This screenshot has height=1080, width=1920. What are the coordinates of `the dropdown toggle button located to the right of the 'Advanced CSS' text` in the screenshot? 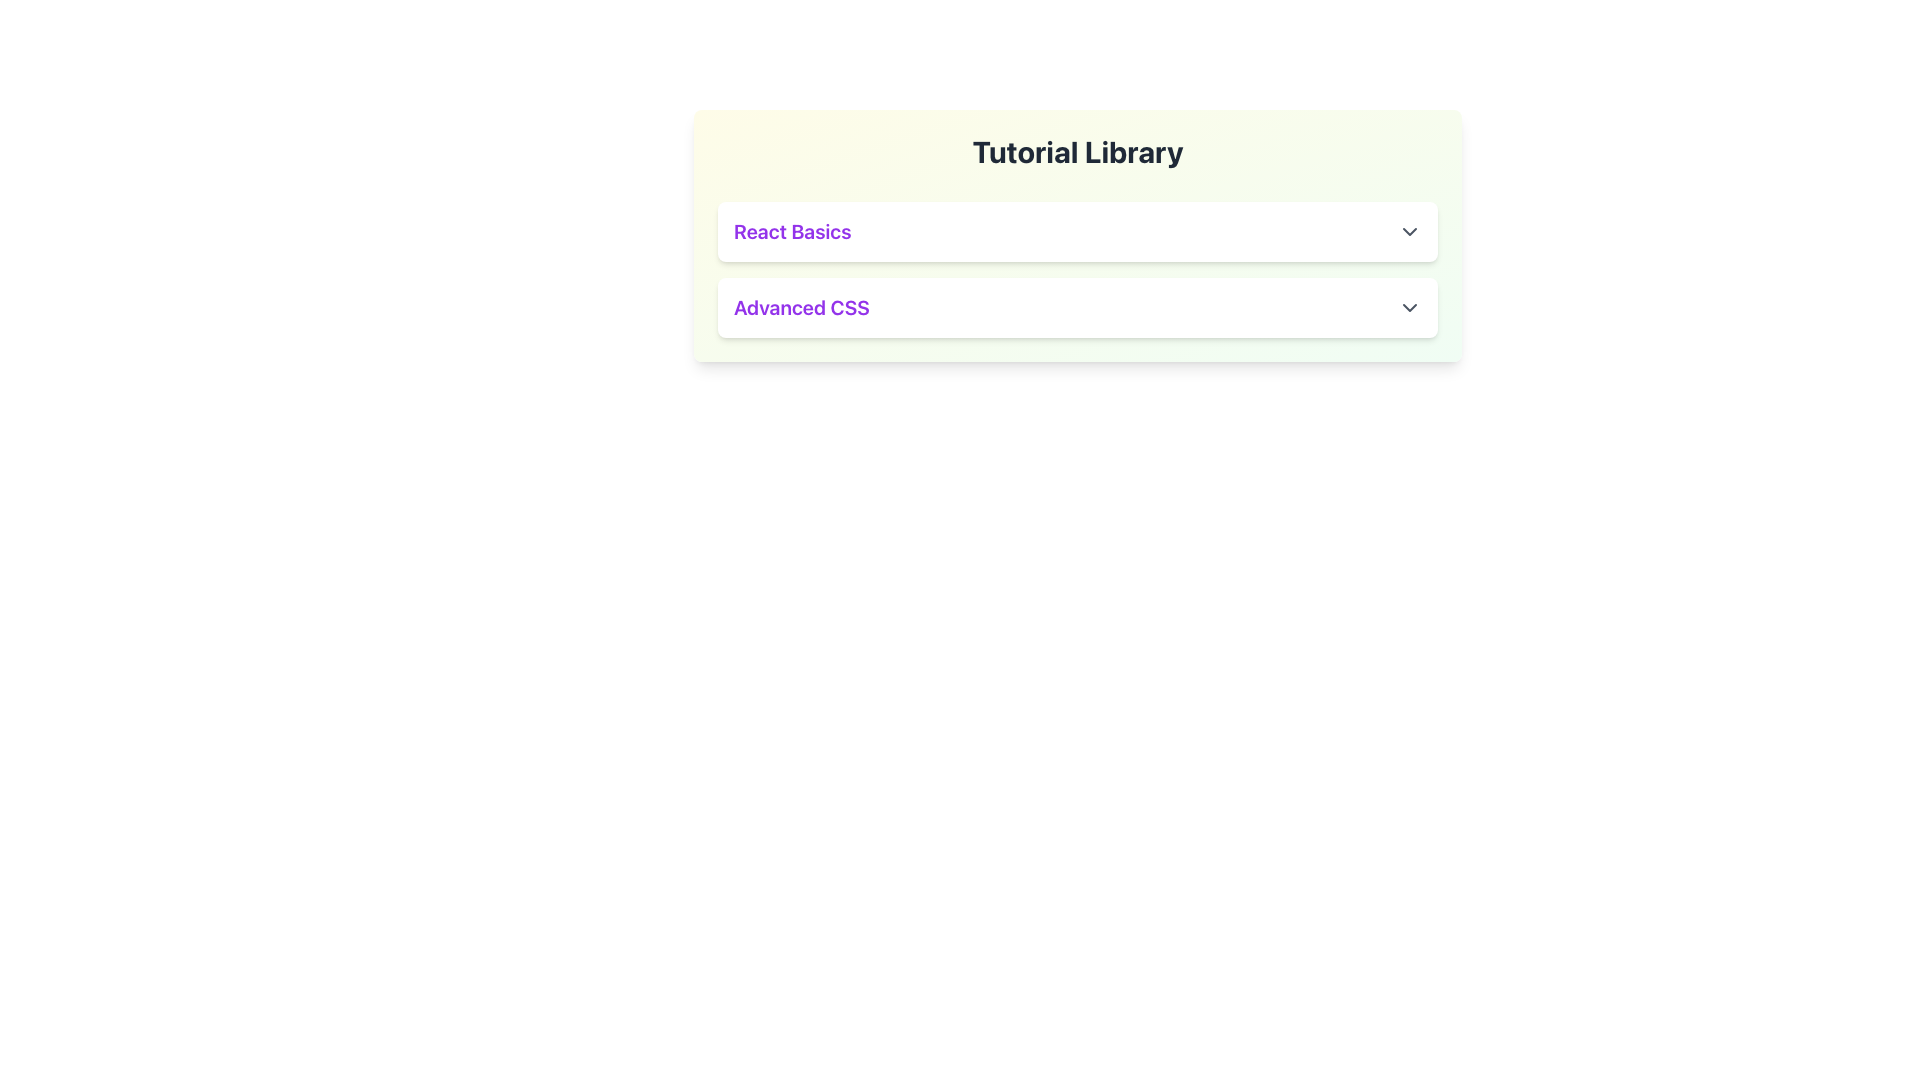 It's located at (1409, 308).